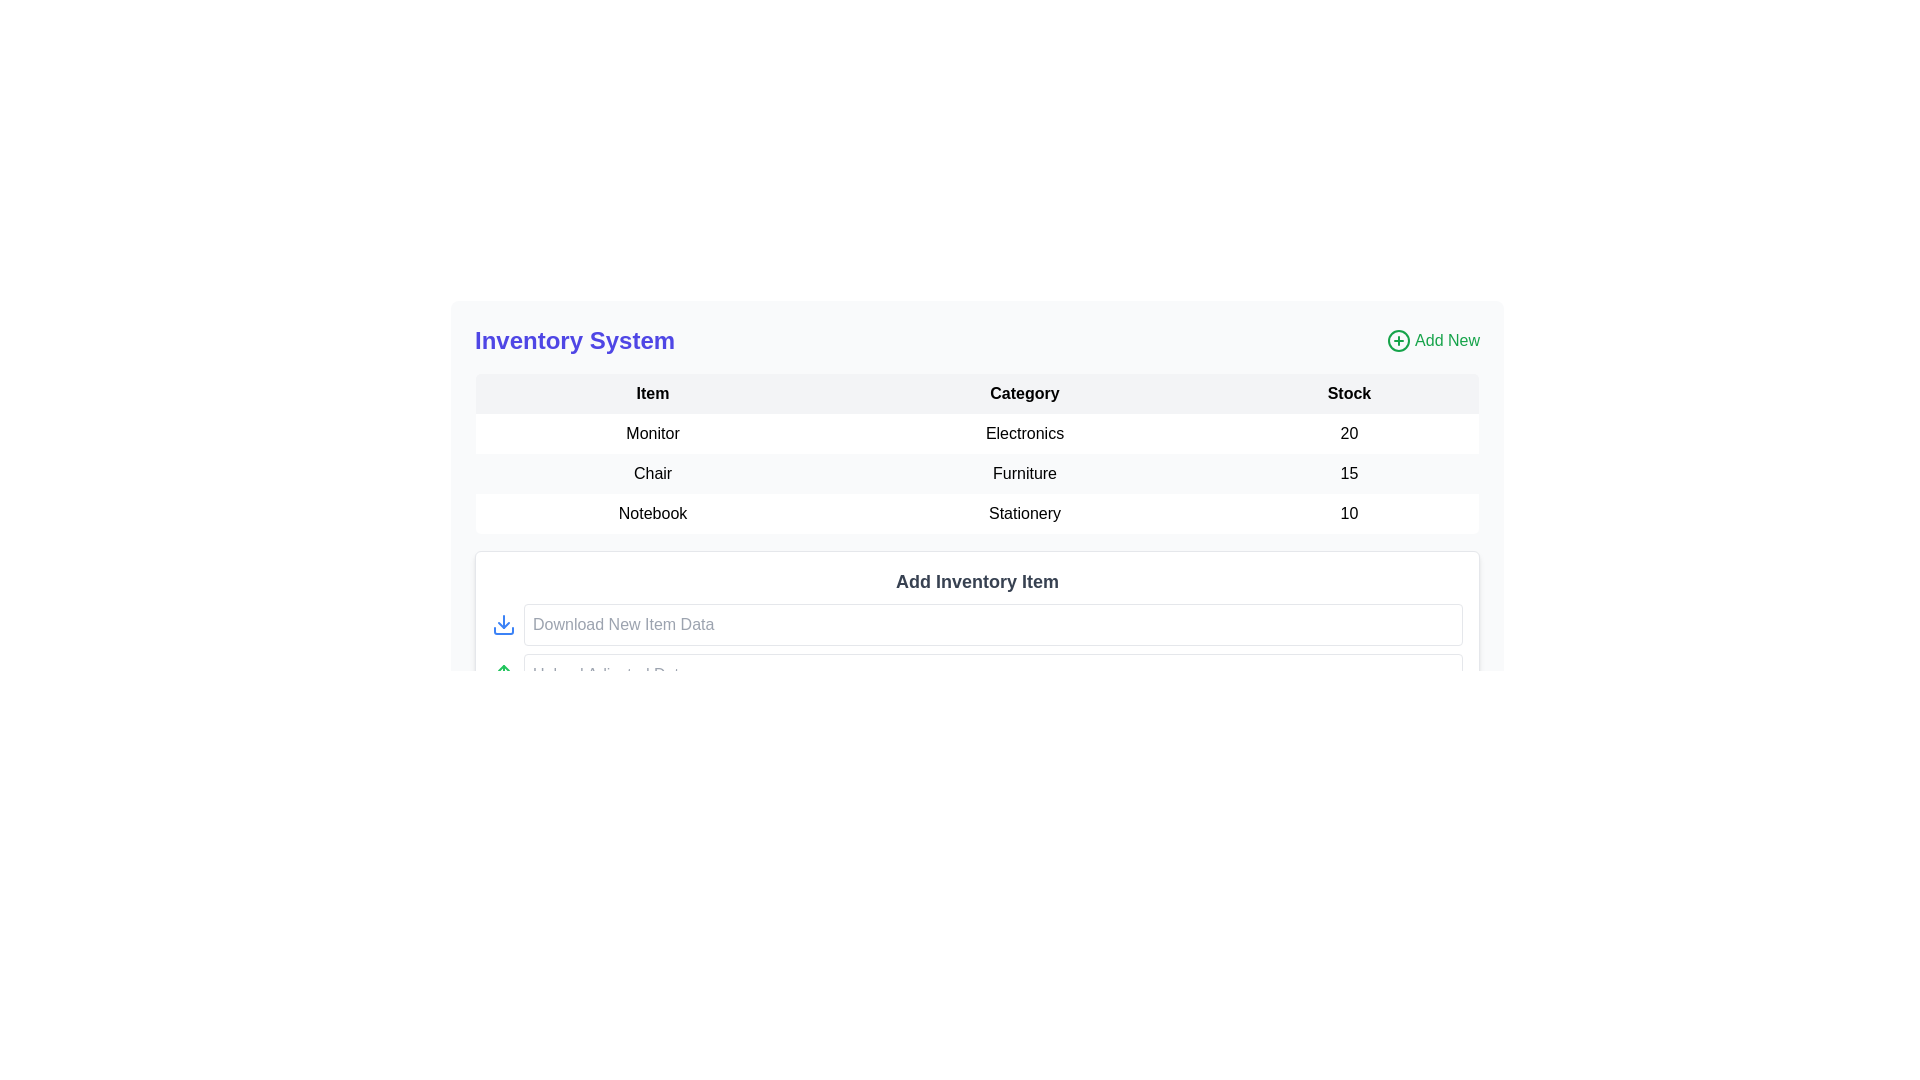 The image size is (1920, 1080). Describe the element at coordinates (504, 675) in the screenshot. I see `the upload icon with a green outlined upward arrow located near the bottom left of the 'Add Inventory Item' section` at that location.